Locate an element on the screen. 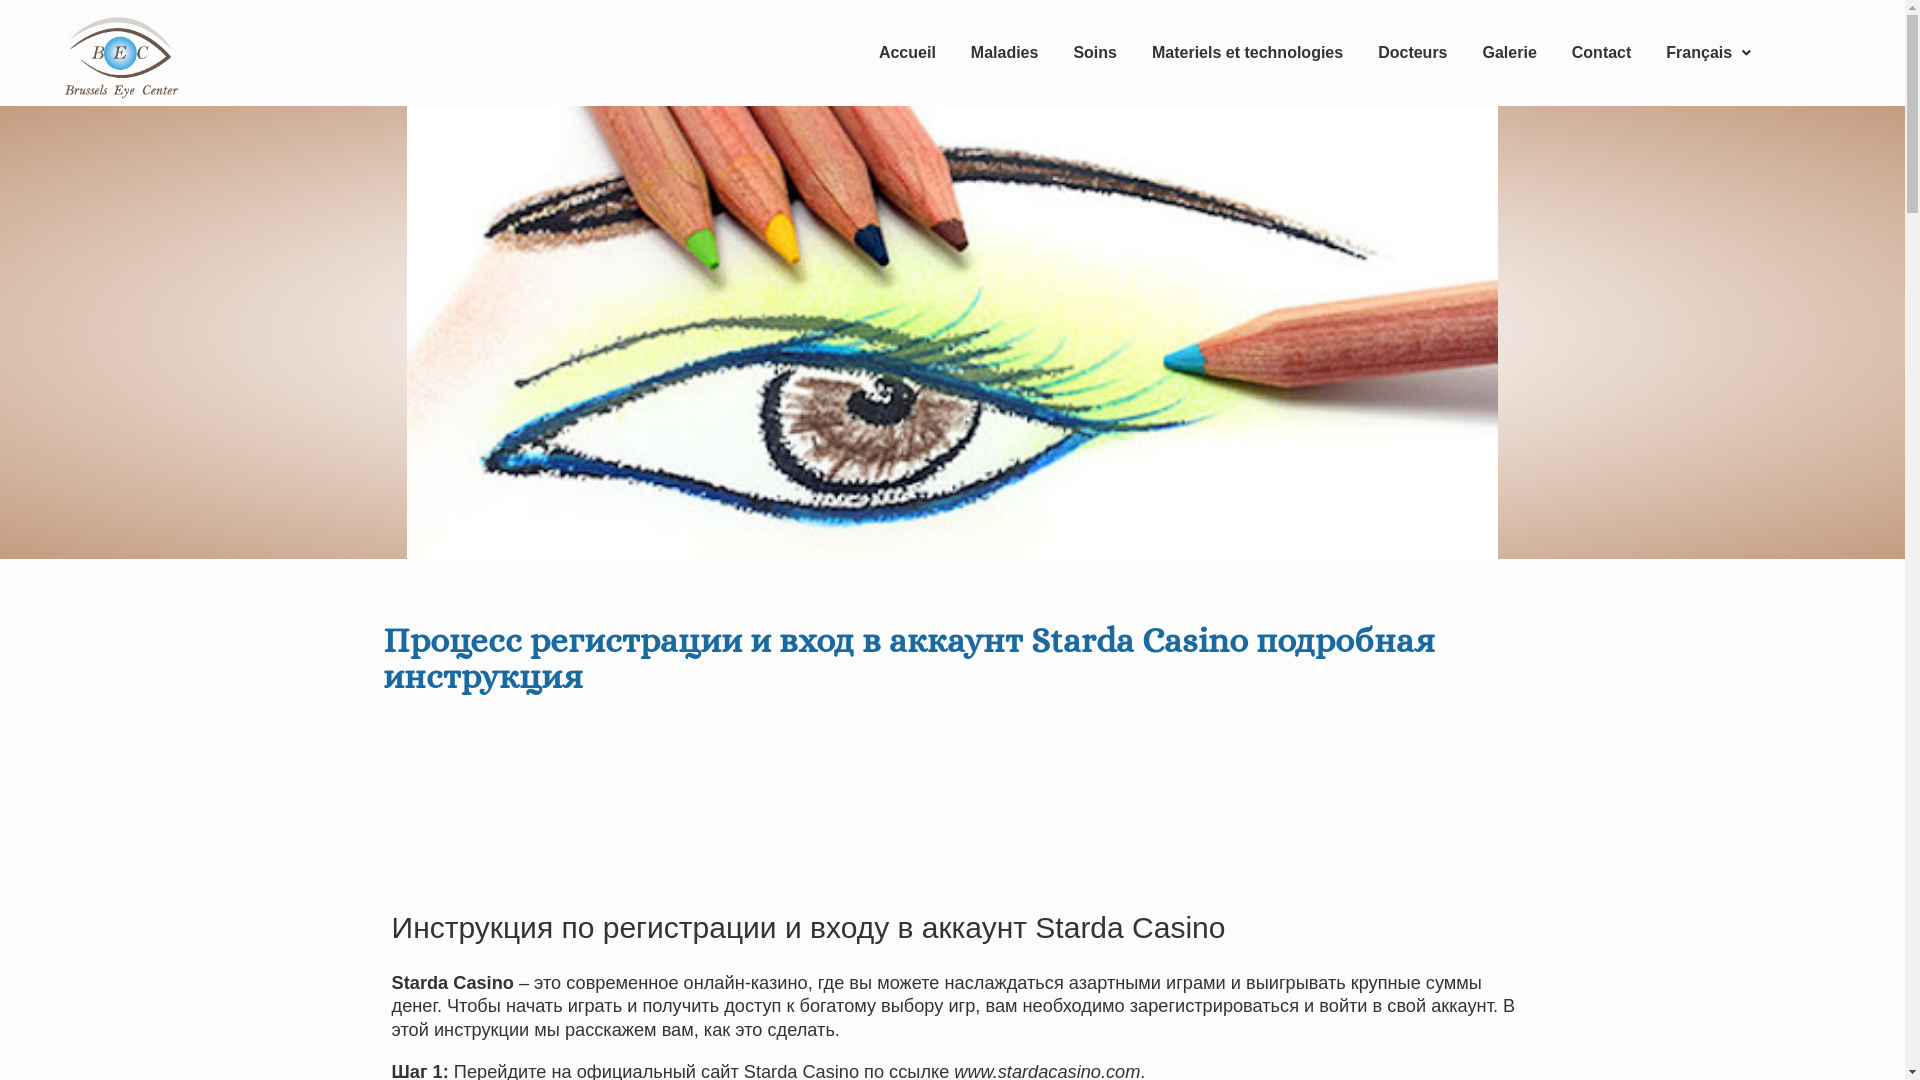 The width and height of the screenshot is (1920, 1080). 'Galerie' is located at coordinates (1510, 52).